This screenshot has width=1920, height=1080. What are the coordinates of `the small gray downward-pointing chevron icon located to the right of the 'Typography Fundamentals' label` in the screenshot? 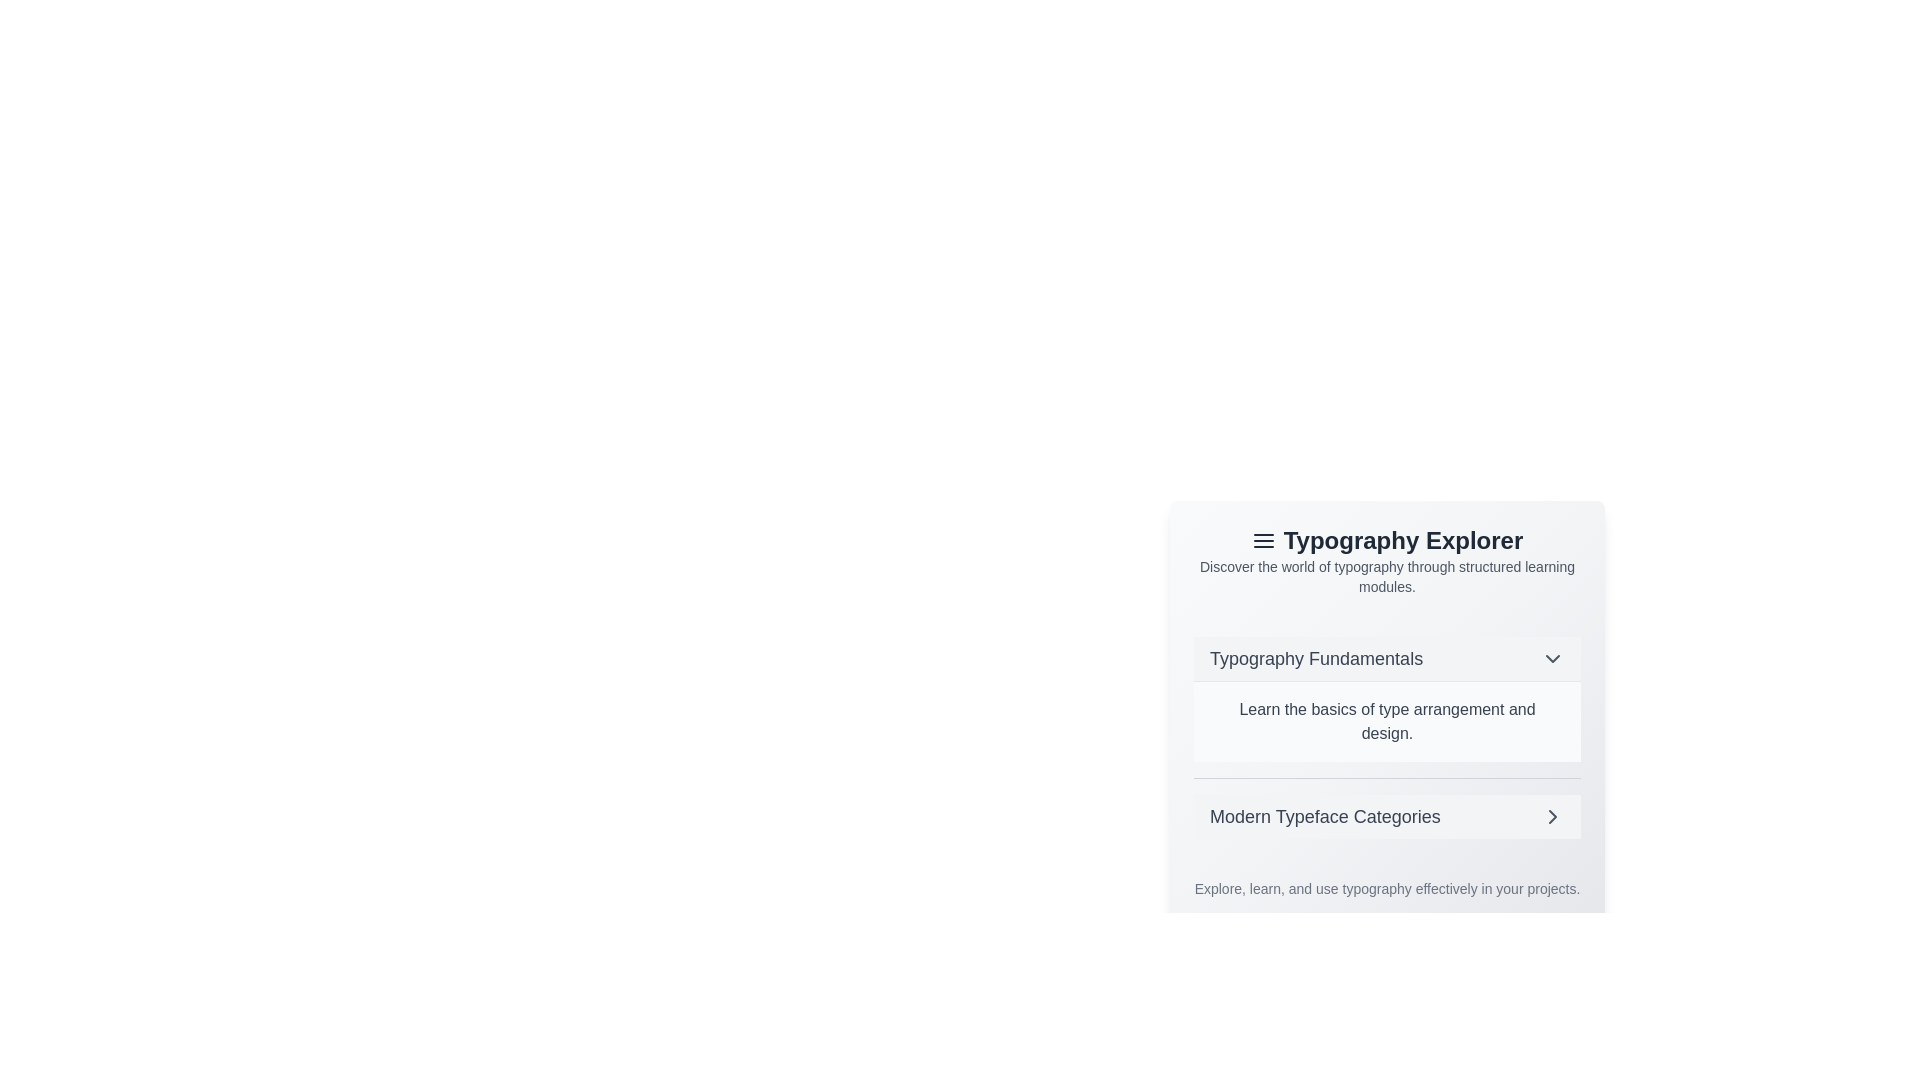 It's located at (1552, 659).